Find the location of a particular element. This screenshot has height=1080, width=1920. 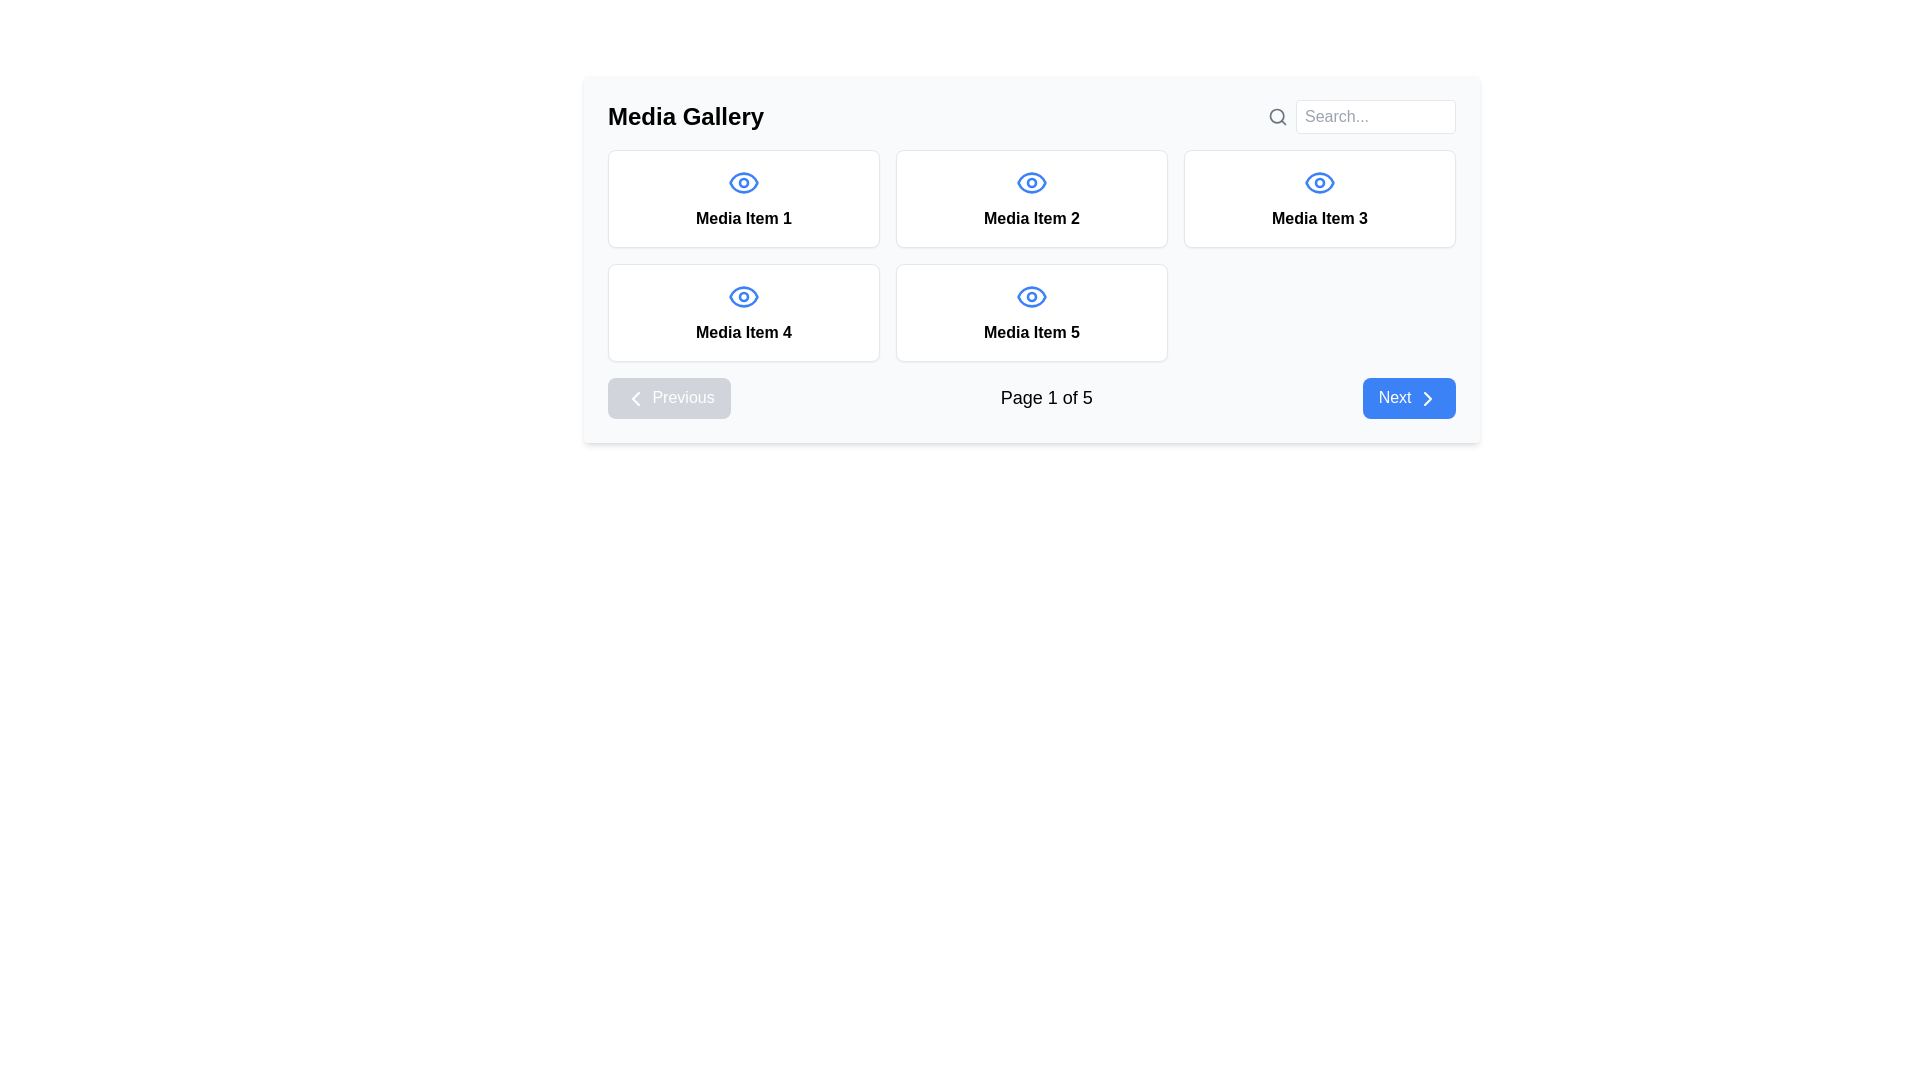

a media item in the 'Media Gallery' section is located at coordinates (1032, 257).